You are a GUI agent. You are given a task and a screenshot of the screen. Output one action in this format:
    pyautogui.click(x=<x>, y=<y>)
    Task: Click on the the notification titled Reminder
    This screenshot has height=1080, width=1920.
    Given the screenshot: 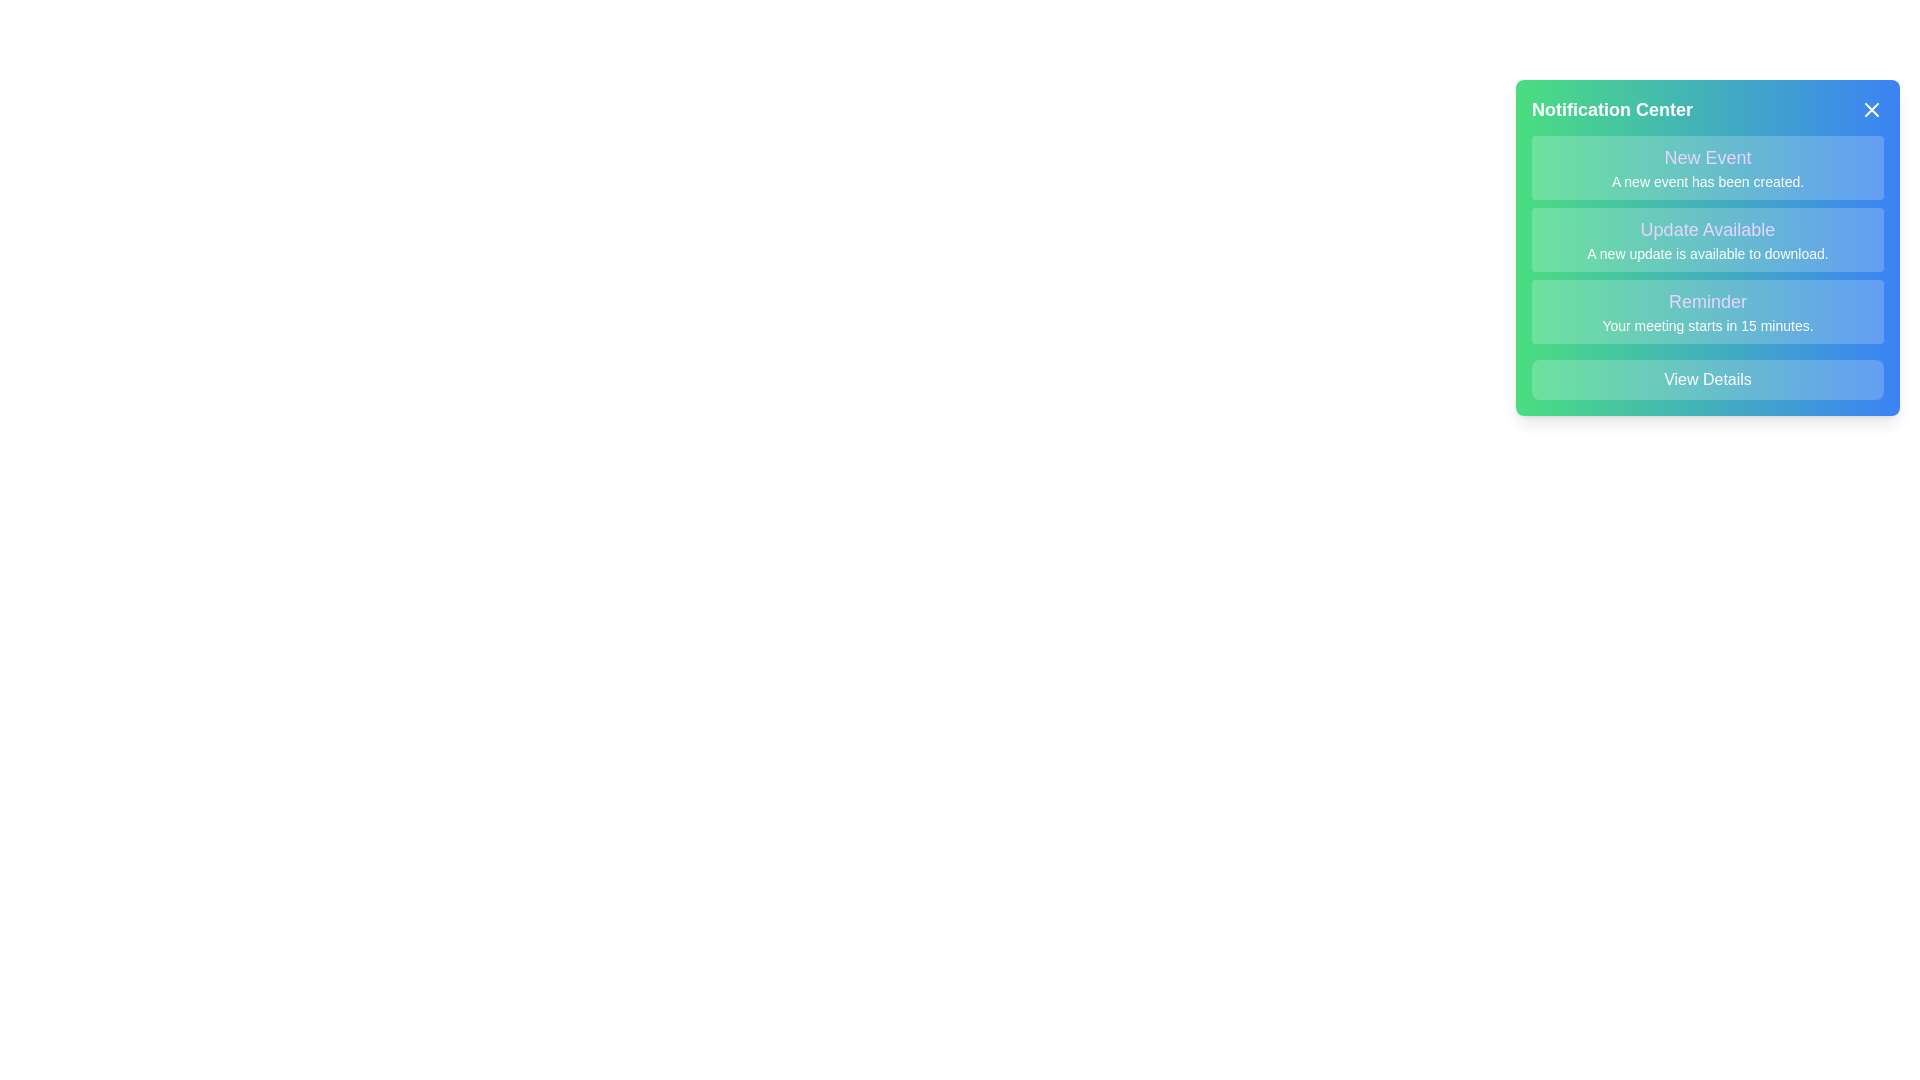 What is the action you would take?
    pyautogui.click(x=1707, y=312)
    